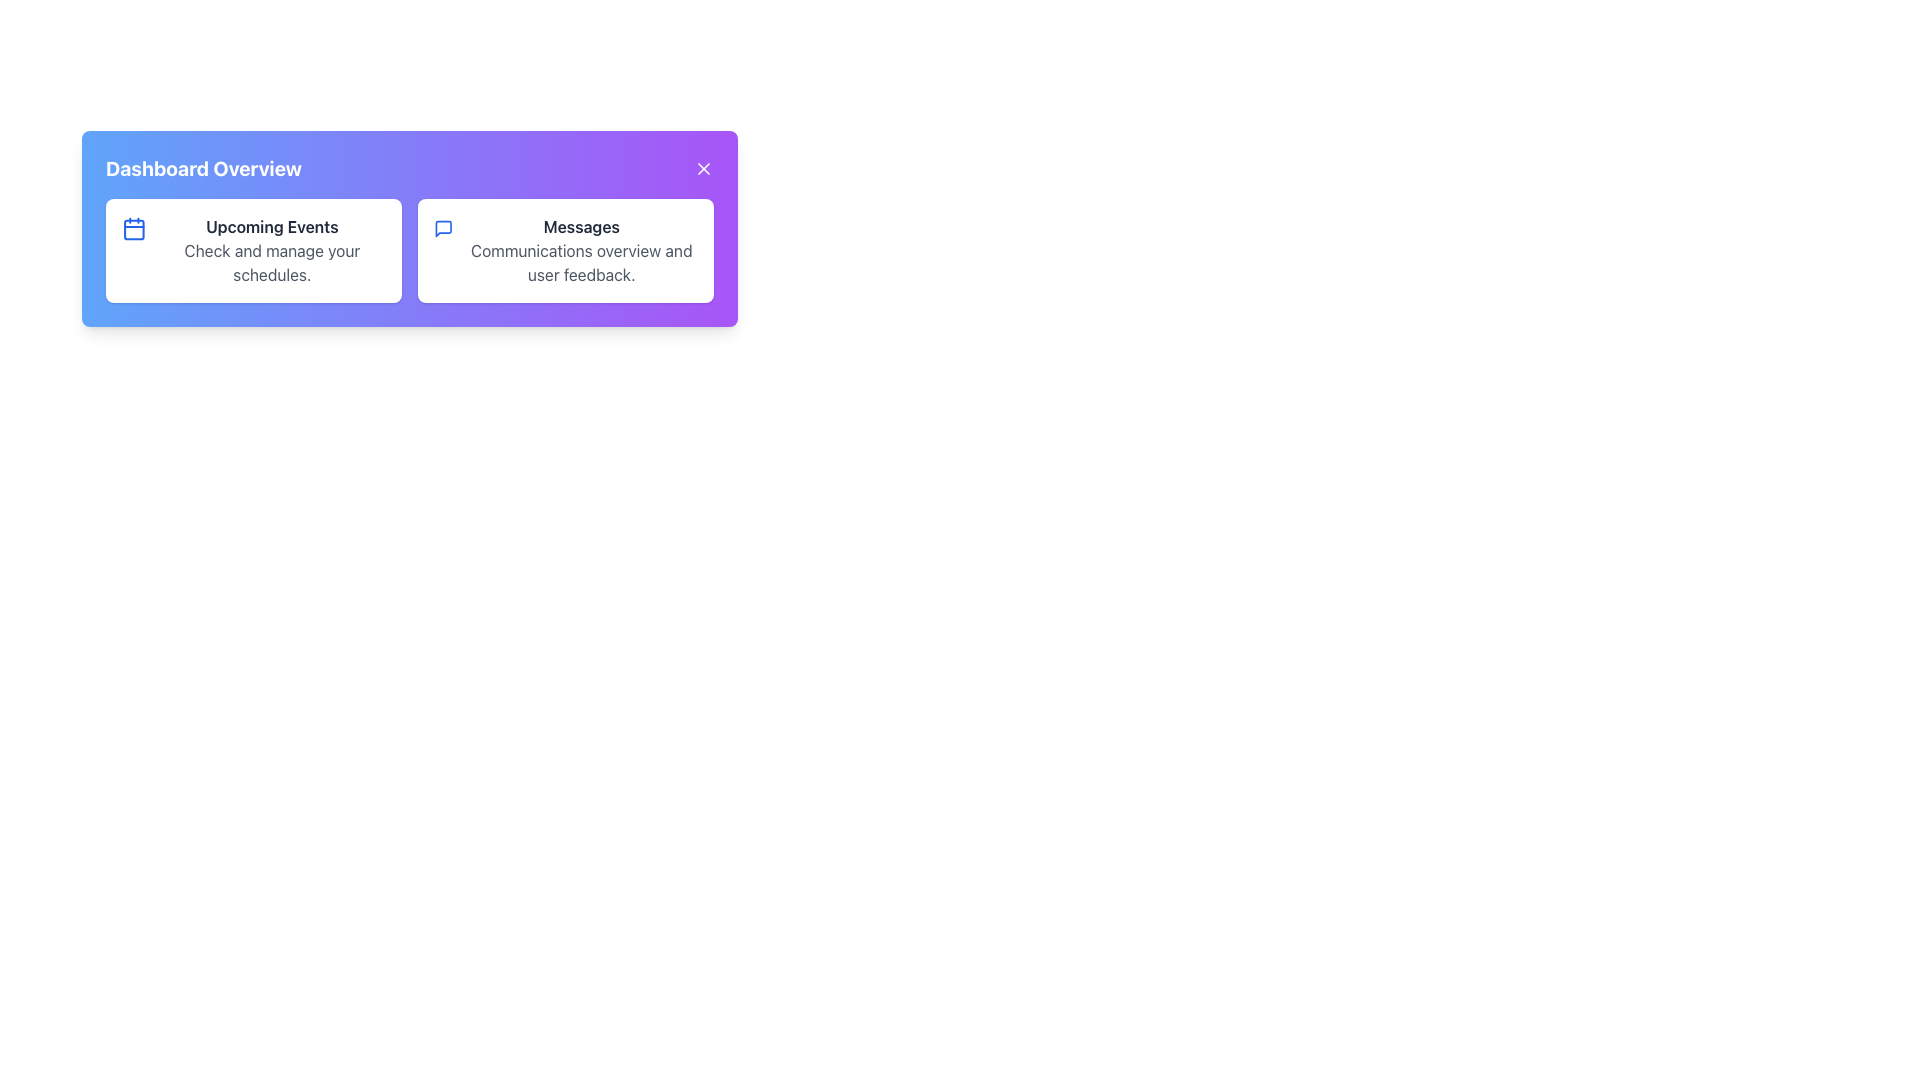 The image size is (1920, 1080). Describe the element at coordinates (271, 226) in the screenshot. I see `heading text label that indicates the section for managing or viewing upcoming events, located at the top of its card-like section in the dashboard layout` at that location.